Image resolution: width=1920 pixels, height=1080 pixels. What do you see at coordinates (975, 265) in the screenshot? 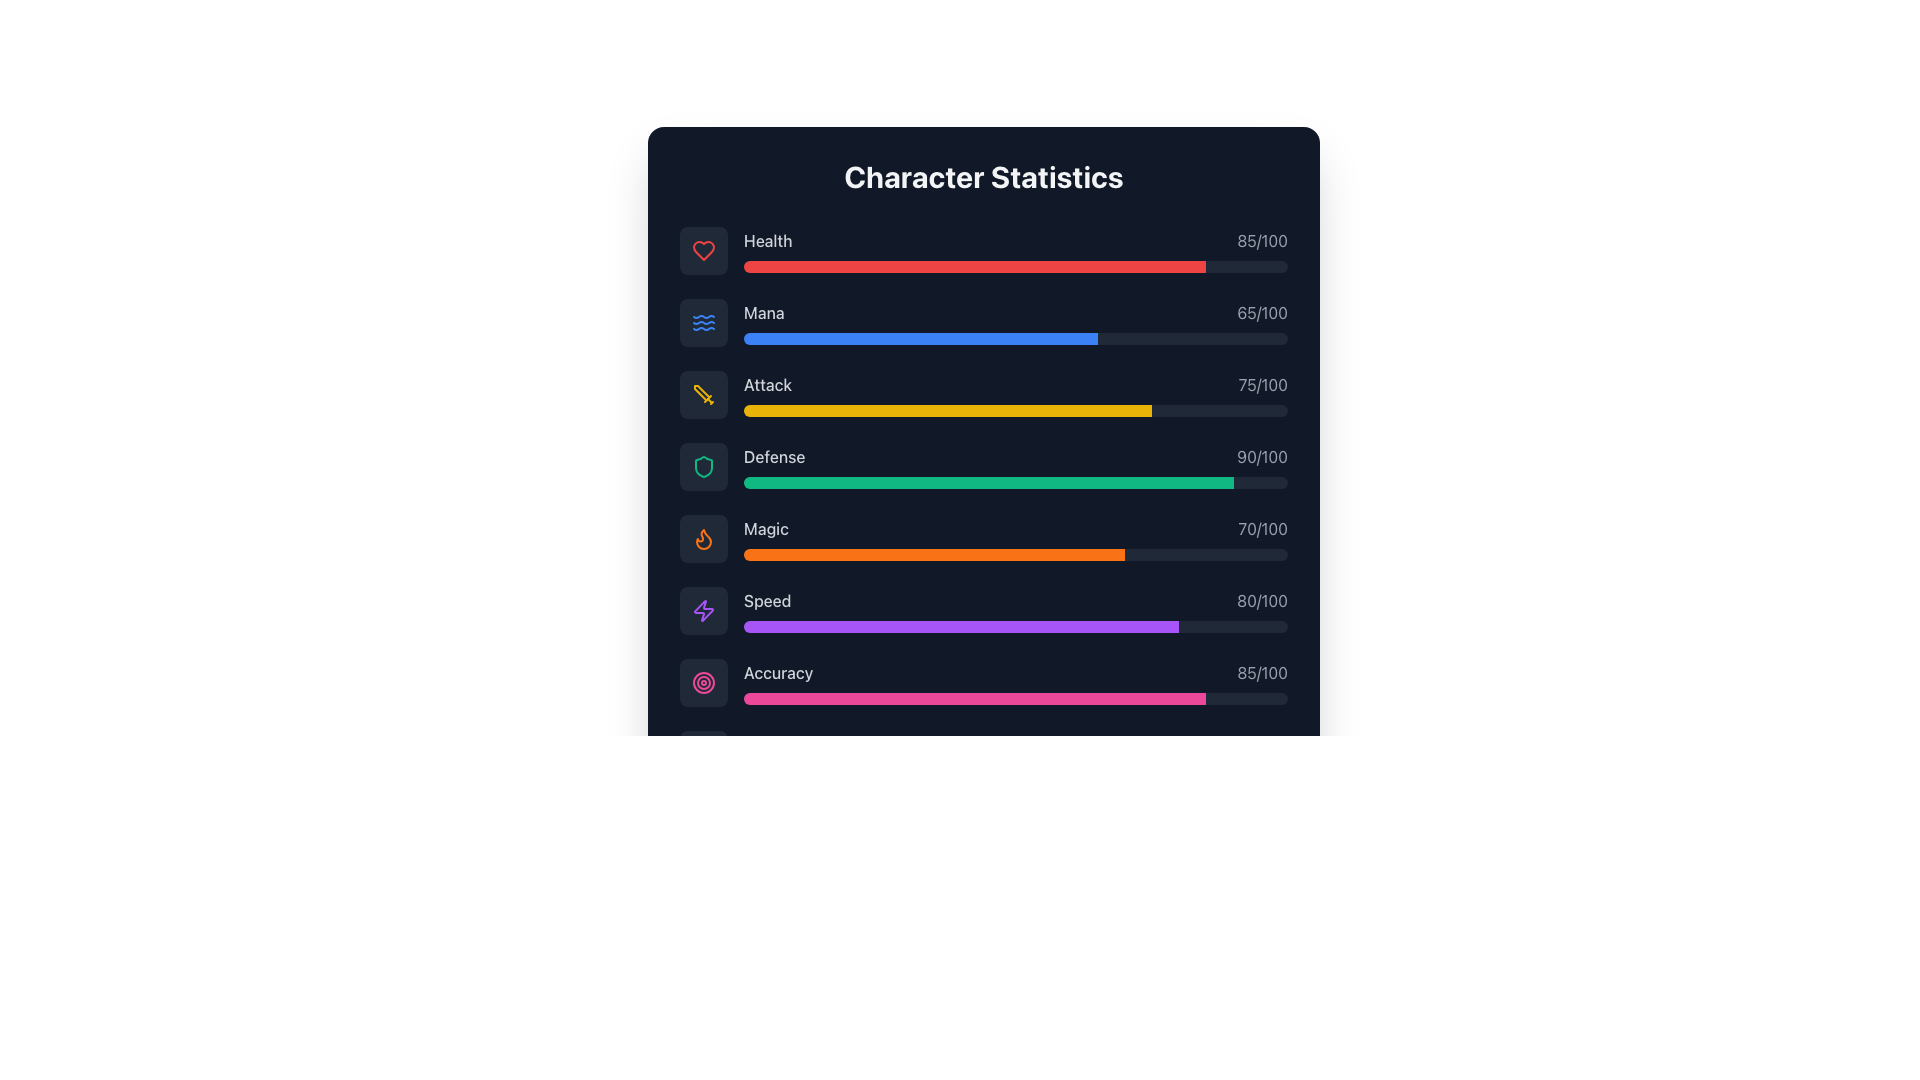
I see `the red health progress bar in the 'Character Statistics' section, which is visually positioned alongside the 'Health' label and the '85/100' numeric value` at bounding box center [975, 265].